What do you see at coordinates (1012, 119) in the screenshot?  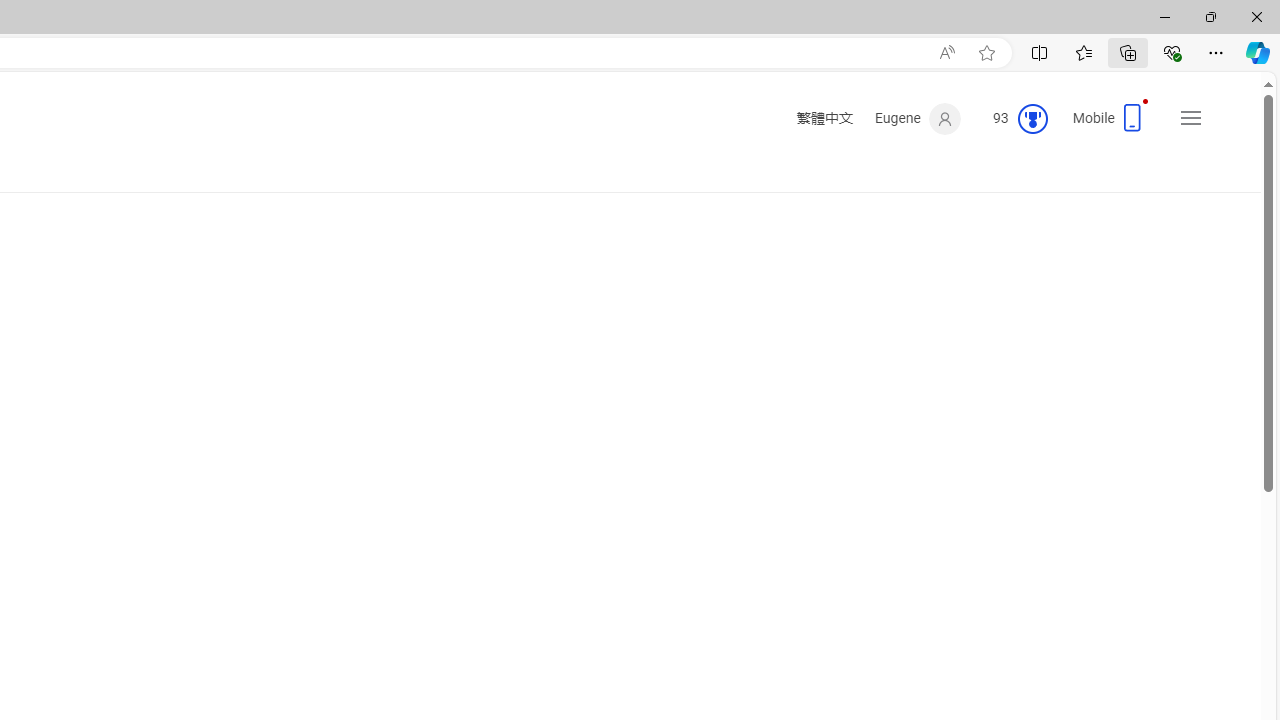 I see `'Microsoft Rewards 93'` at bounding box center [1012, 119].